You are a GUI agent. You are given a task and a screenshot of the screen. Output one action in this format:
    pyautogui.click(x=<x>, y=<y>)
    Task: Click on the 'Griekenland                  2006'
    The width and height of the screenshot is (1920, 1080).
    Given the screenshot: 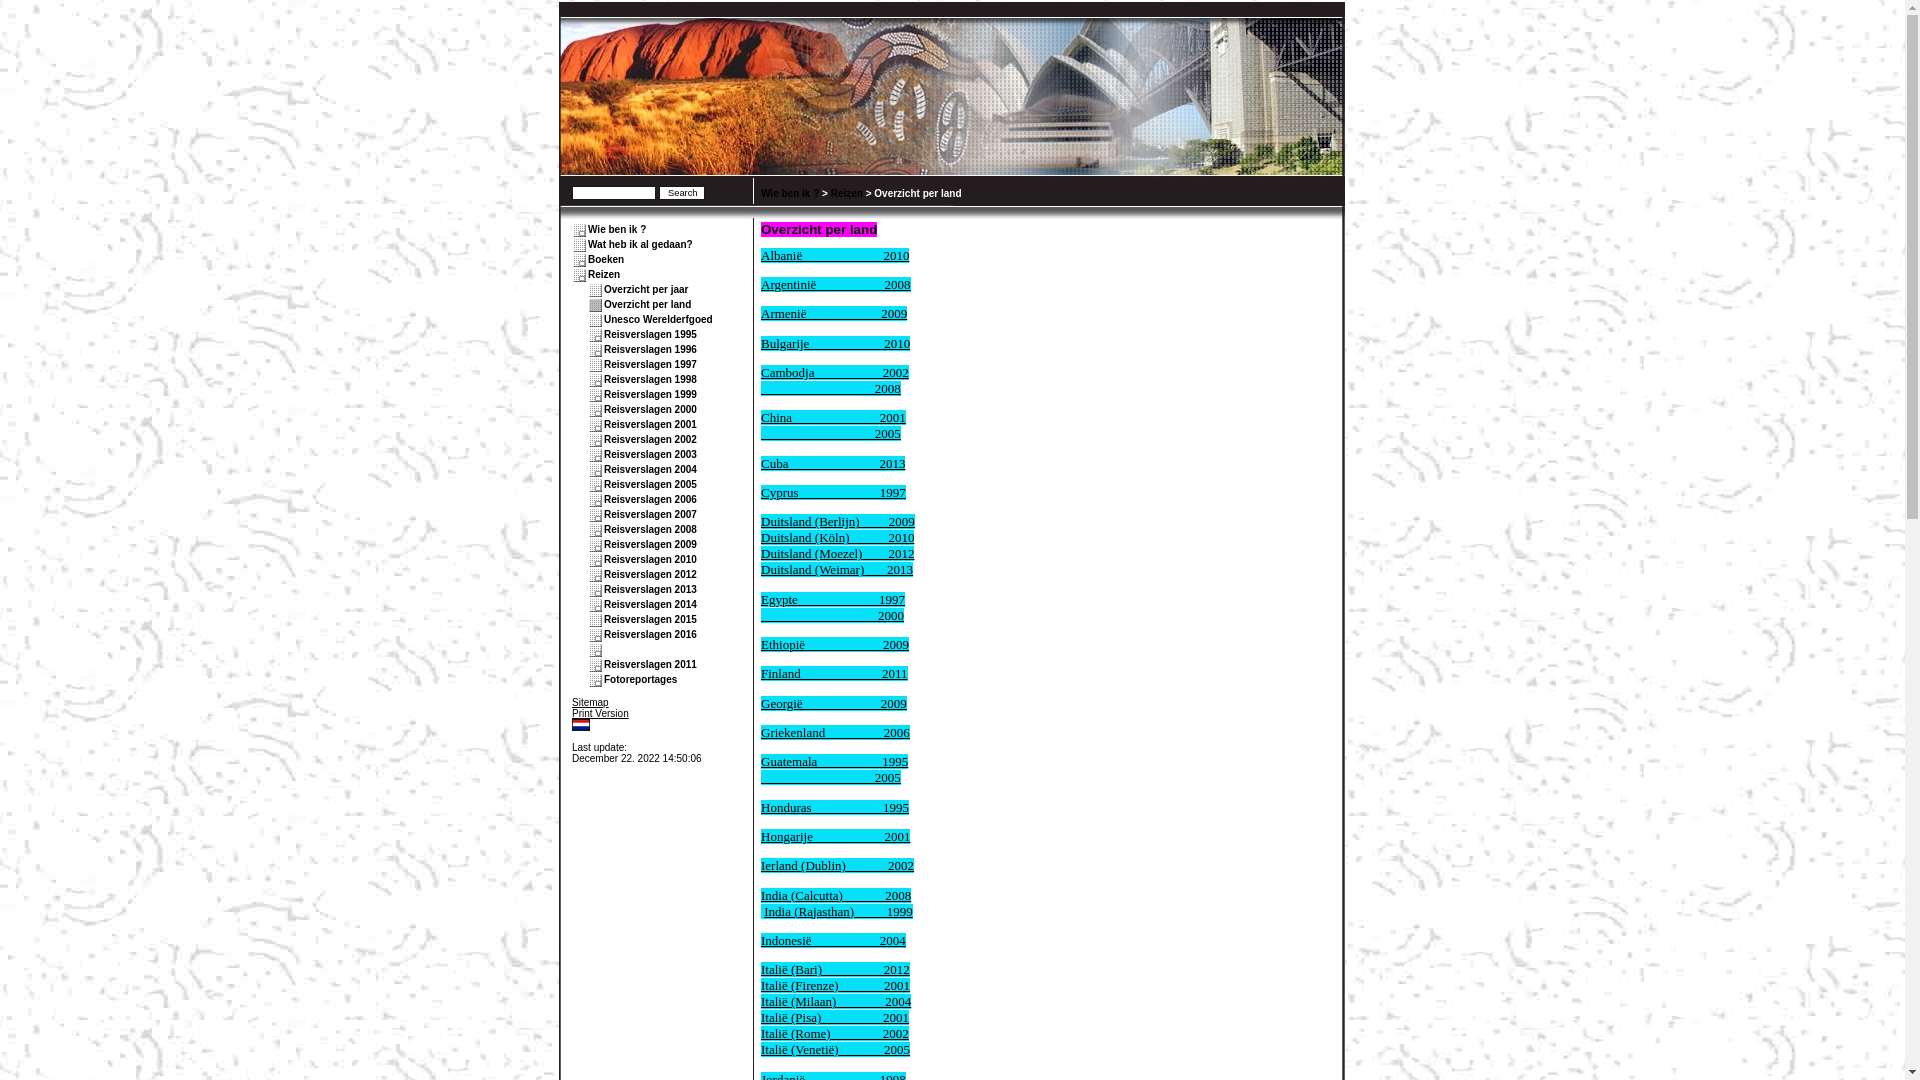 What is the action you would take?
    pyautogui.click(x=760, y=732)
    